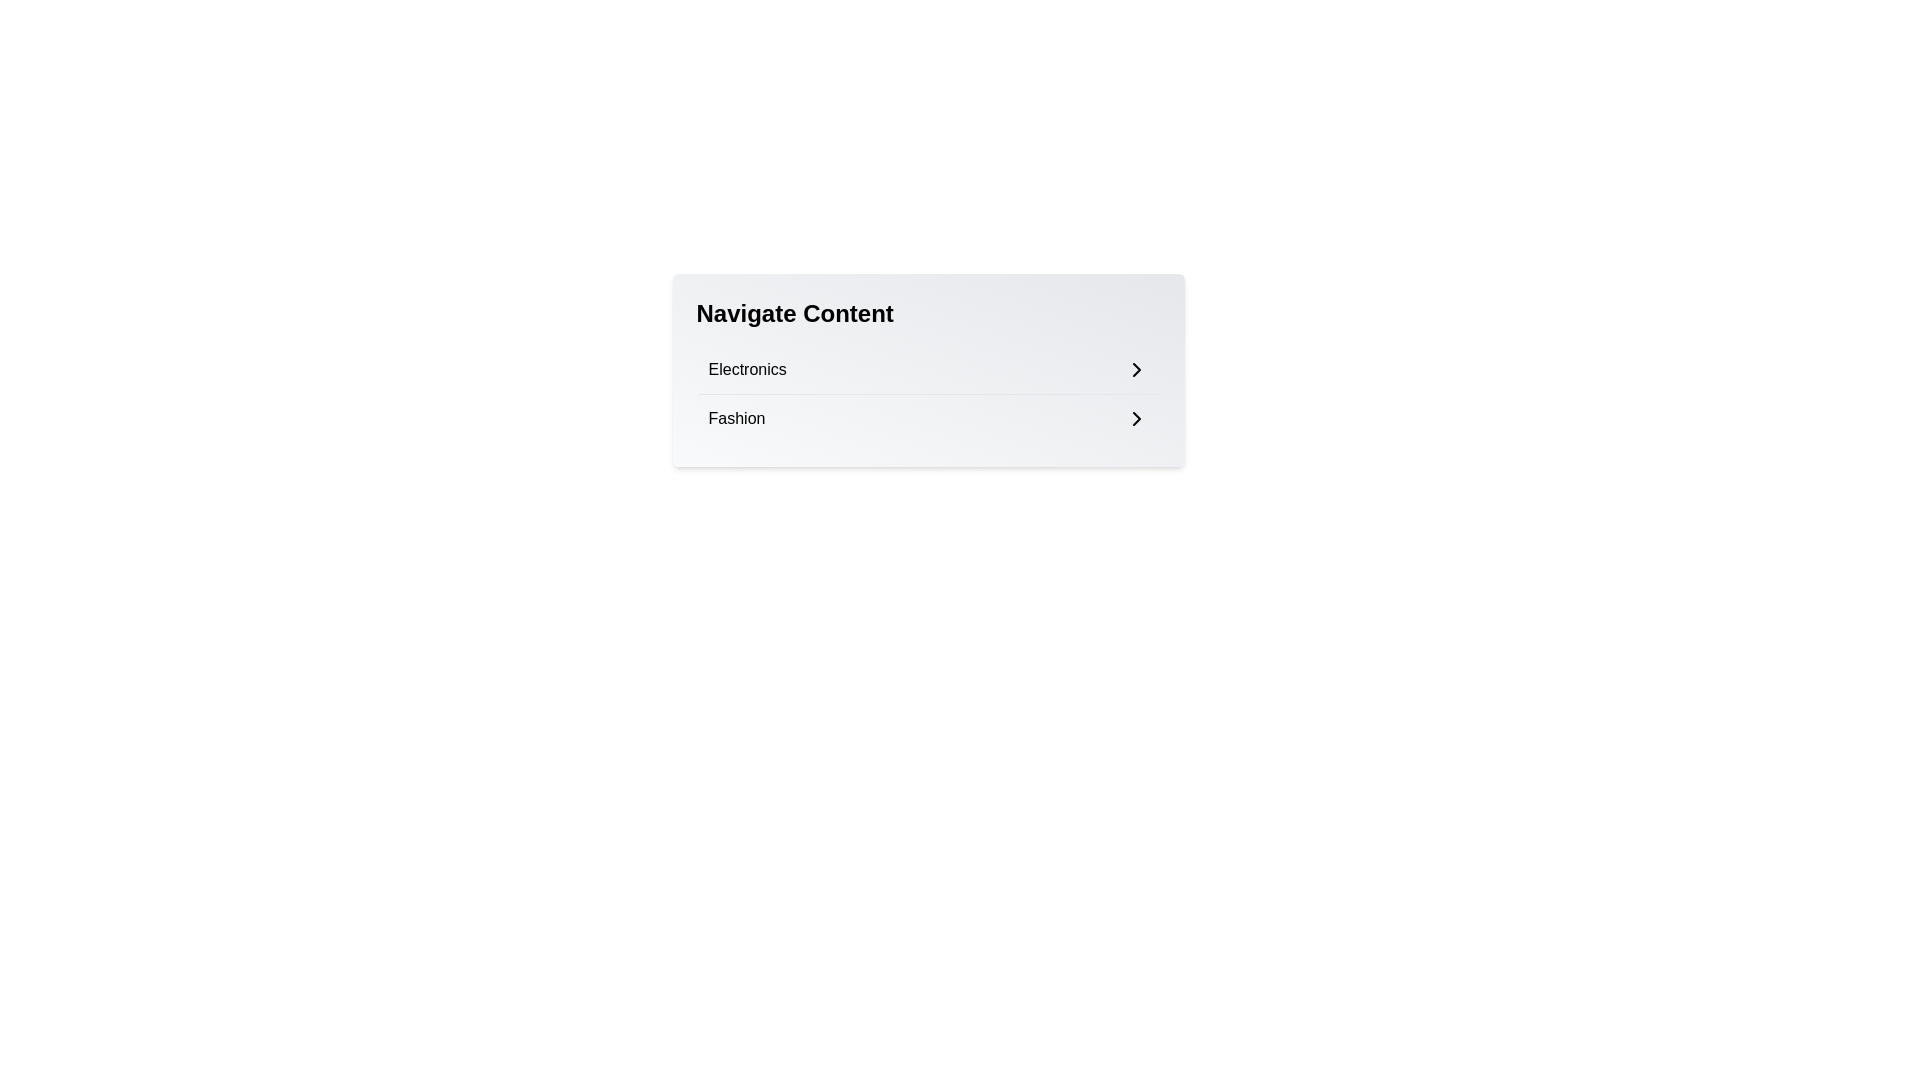 This screenshot has width=1920, height=1080. What do you see at coordinates (735, 418) in the screenshot?
I see `the left-aligned text label displaying 'Fashion', which is part of a horizontally aligned option group under the 'Navigate Content' heading` at bounding box center [735, 418].